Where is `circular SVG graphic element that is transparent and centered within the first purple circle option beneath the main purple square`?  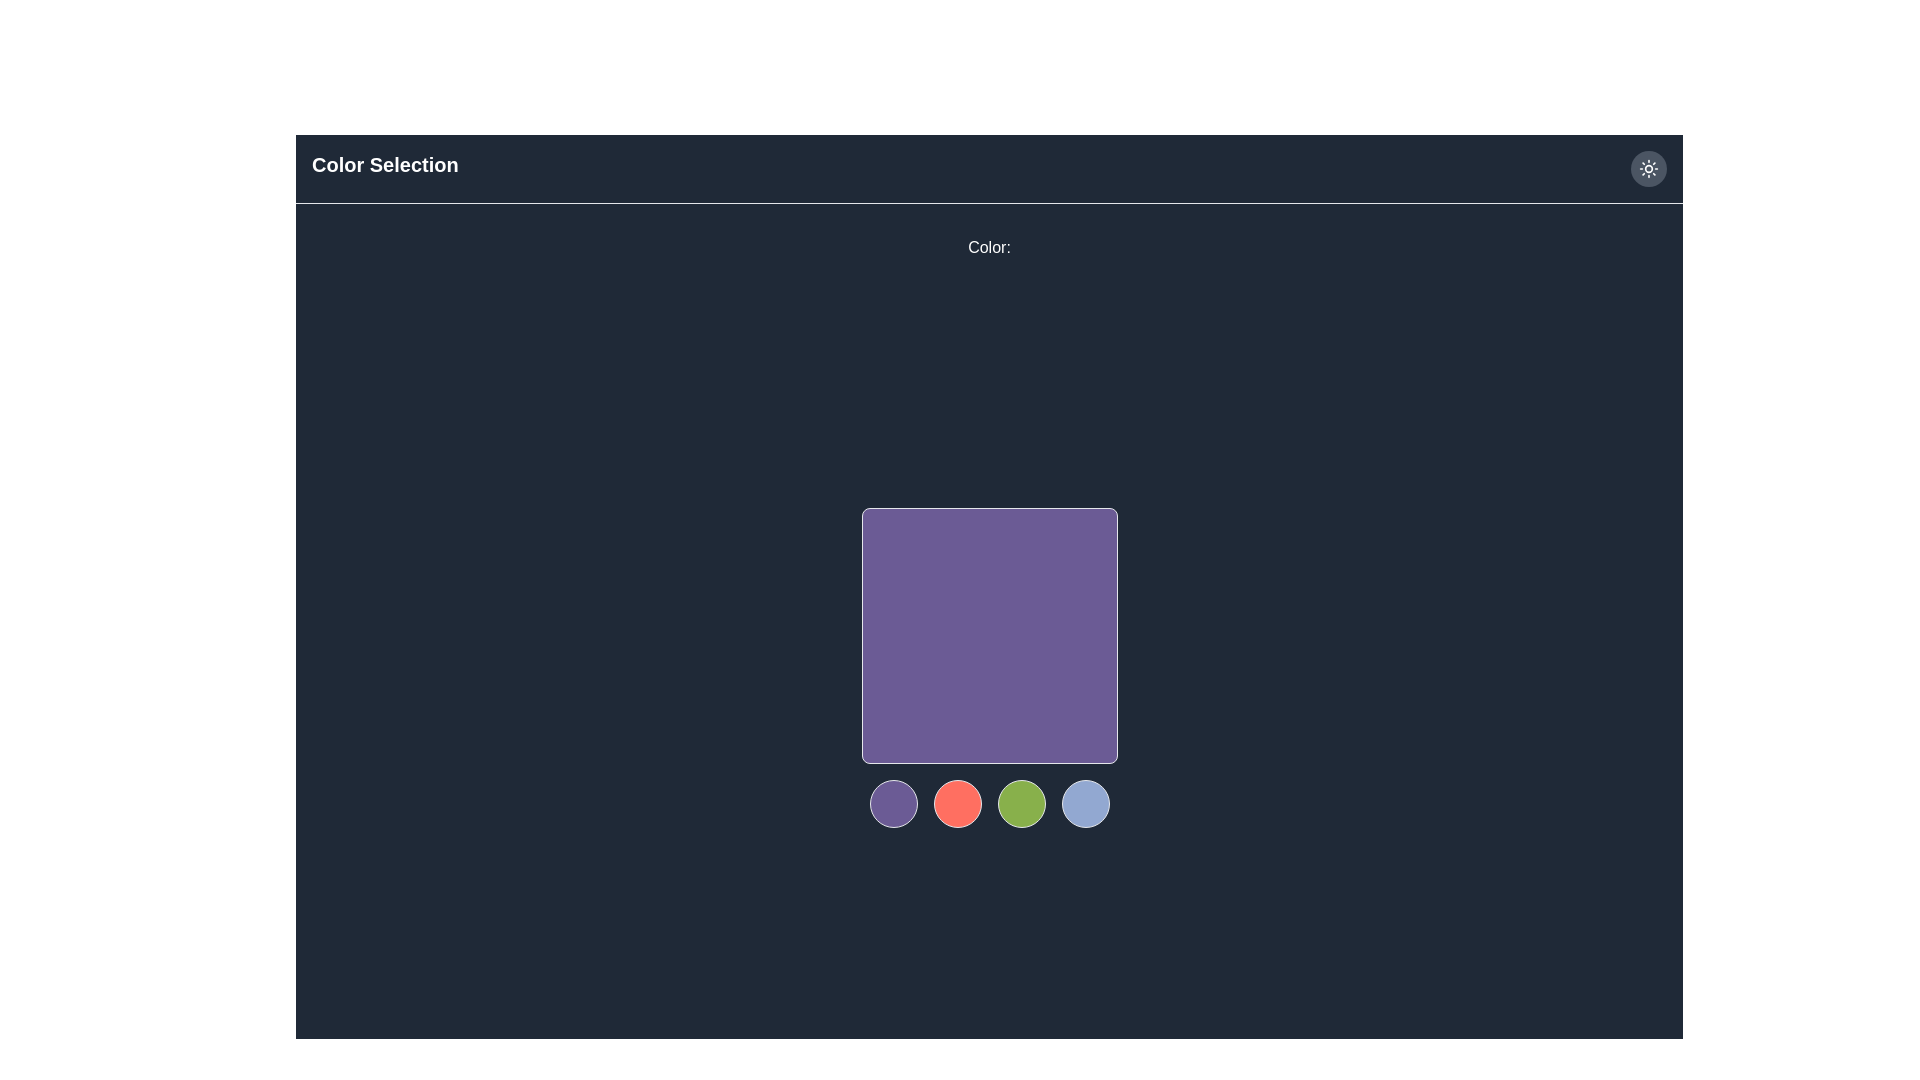
circular SVG graphic element that is transparent and centered within the first purple circle option beneath the main purple square is located at coordinates (880, 802).